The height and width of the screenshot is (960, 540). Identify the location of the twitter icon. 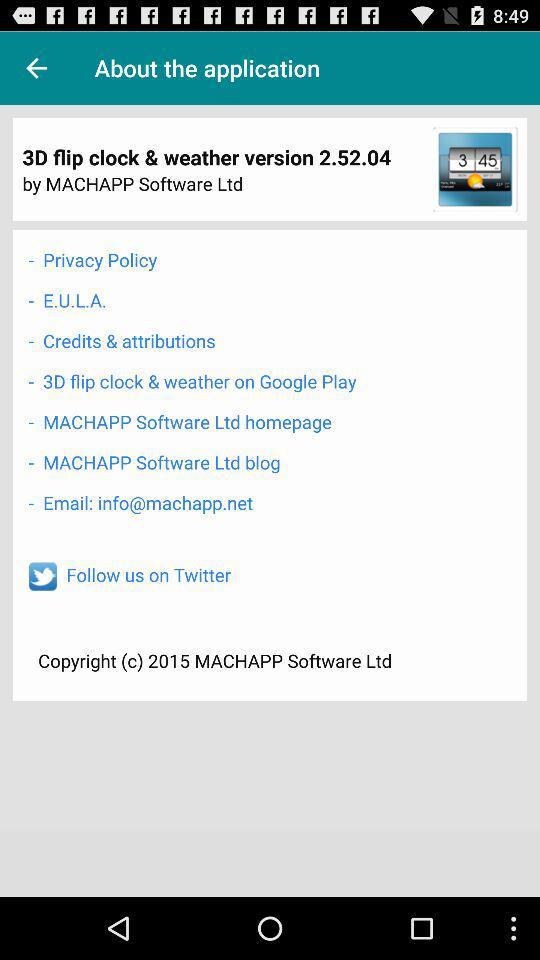
(42, 616).